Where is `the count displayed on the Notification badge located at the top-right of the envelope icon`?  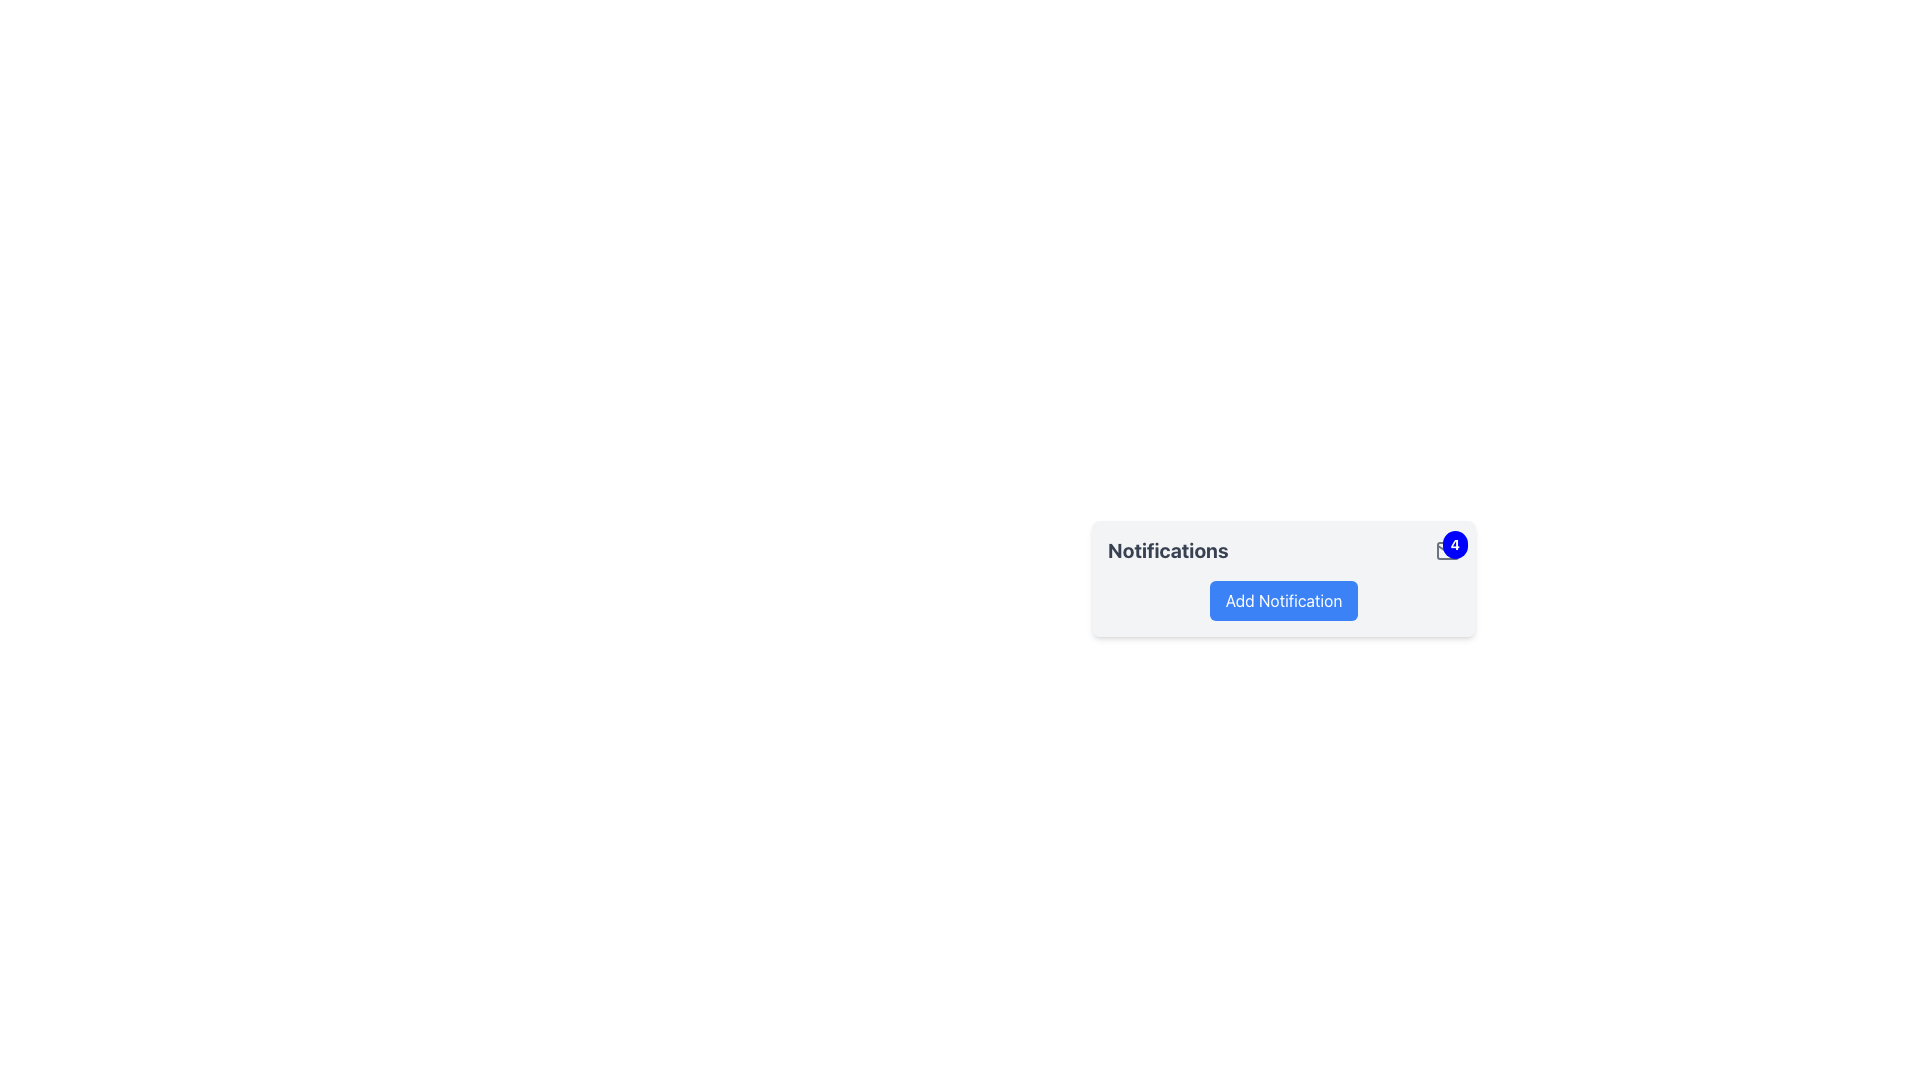
the count displayed on the Notification badge located at the top-right of the envelope icon is located at coordinates (1448, 551).